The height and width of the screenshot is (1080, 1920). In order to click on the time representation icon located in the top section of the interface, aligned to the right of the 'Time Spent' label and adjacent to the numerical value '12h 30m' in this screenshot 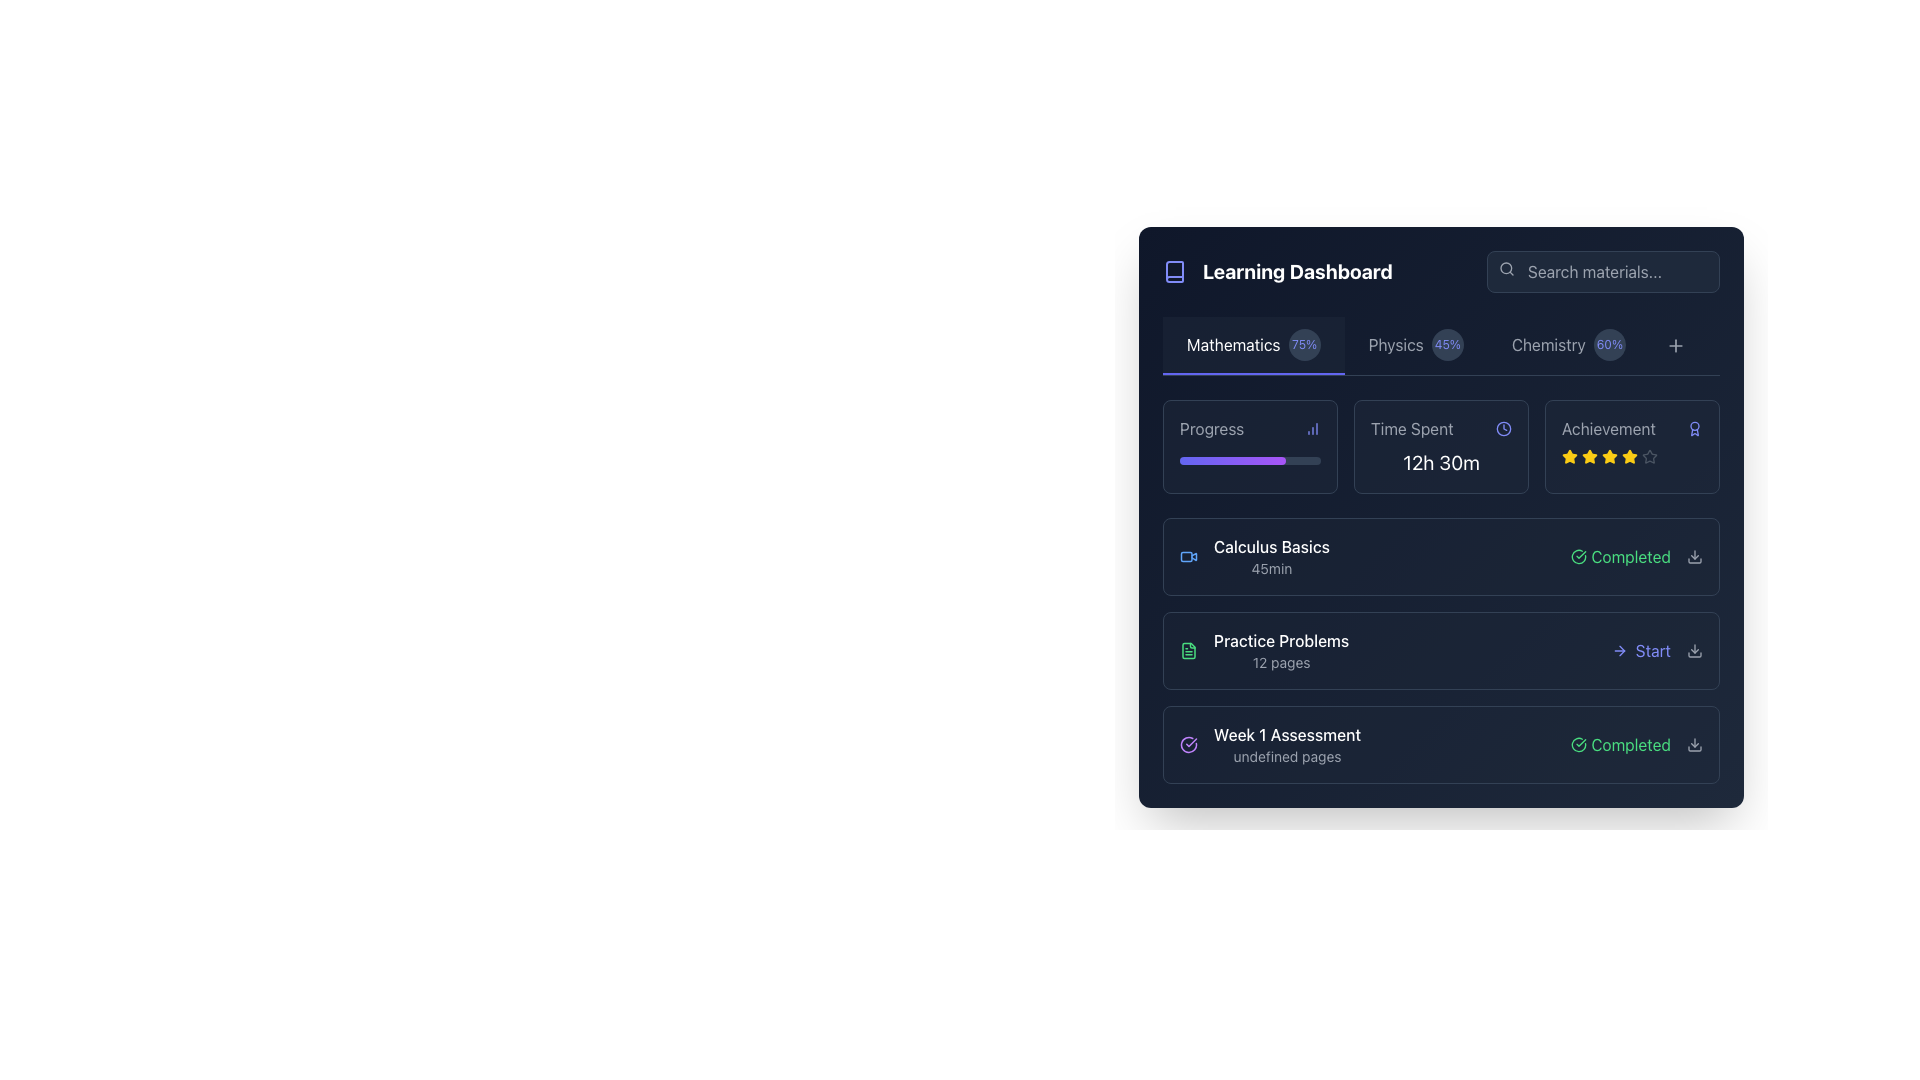, I will do `click(1503, 427)`.